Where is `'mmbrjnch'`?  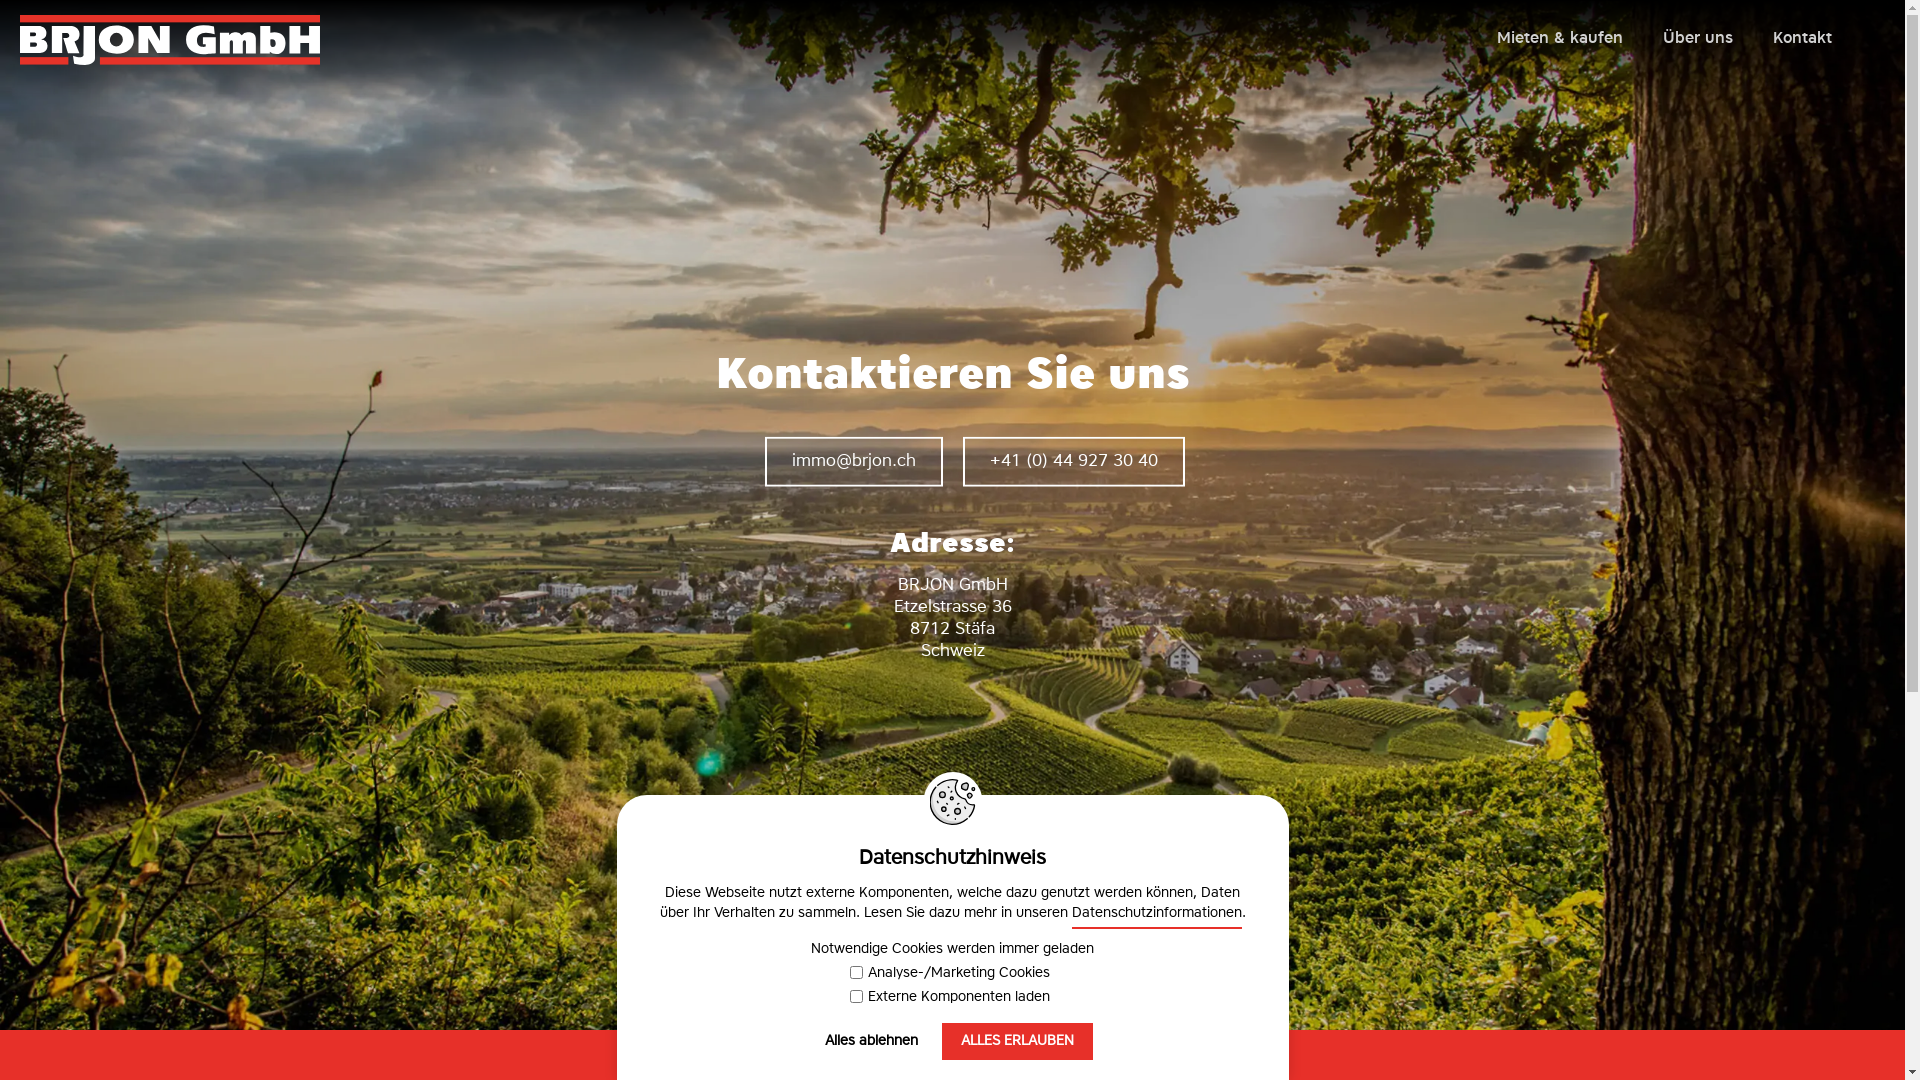
'mmbrjnch' is located at coordinates (853, 462).